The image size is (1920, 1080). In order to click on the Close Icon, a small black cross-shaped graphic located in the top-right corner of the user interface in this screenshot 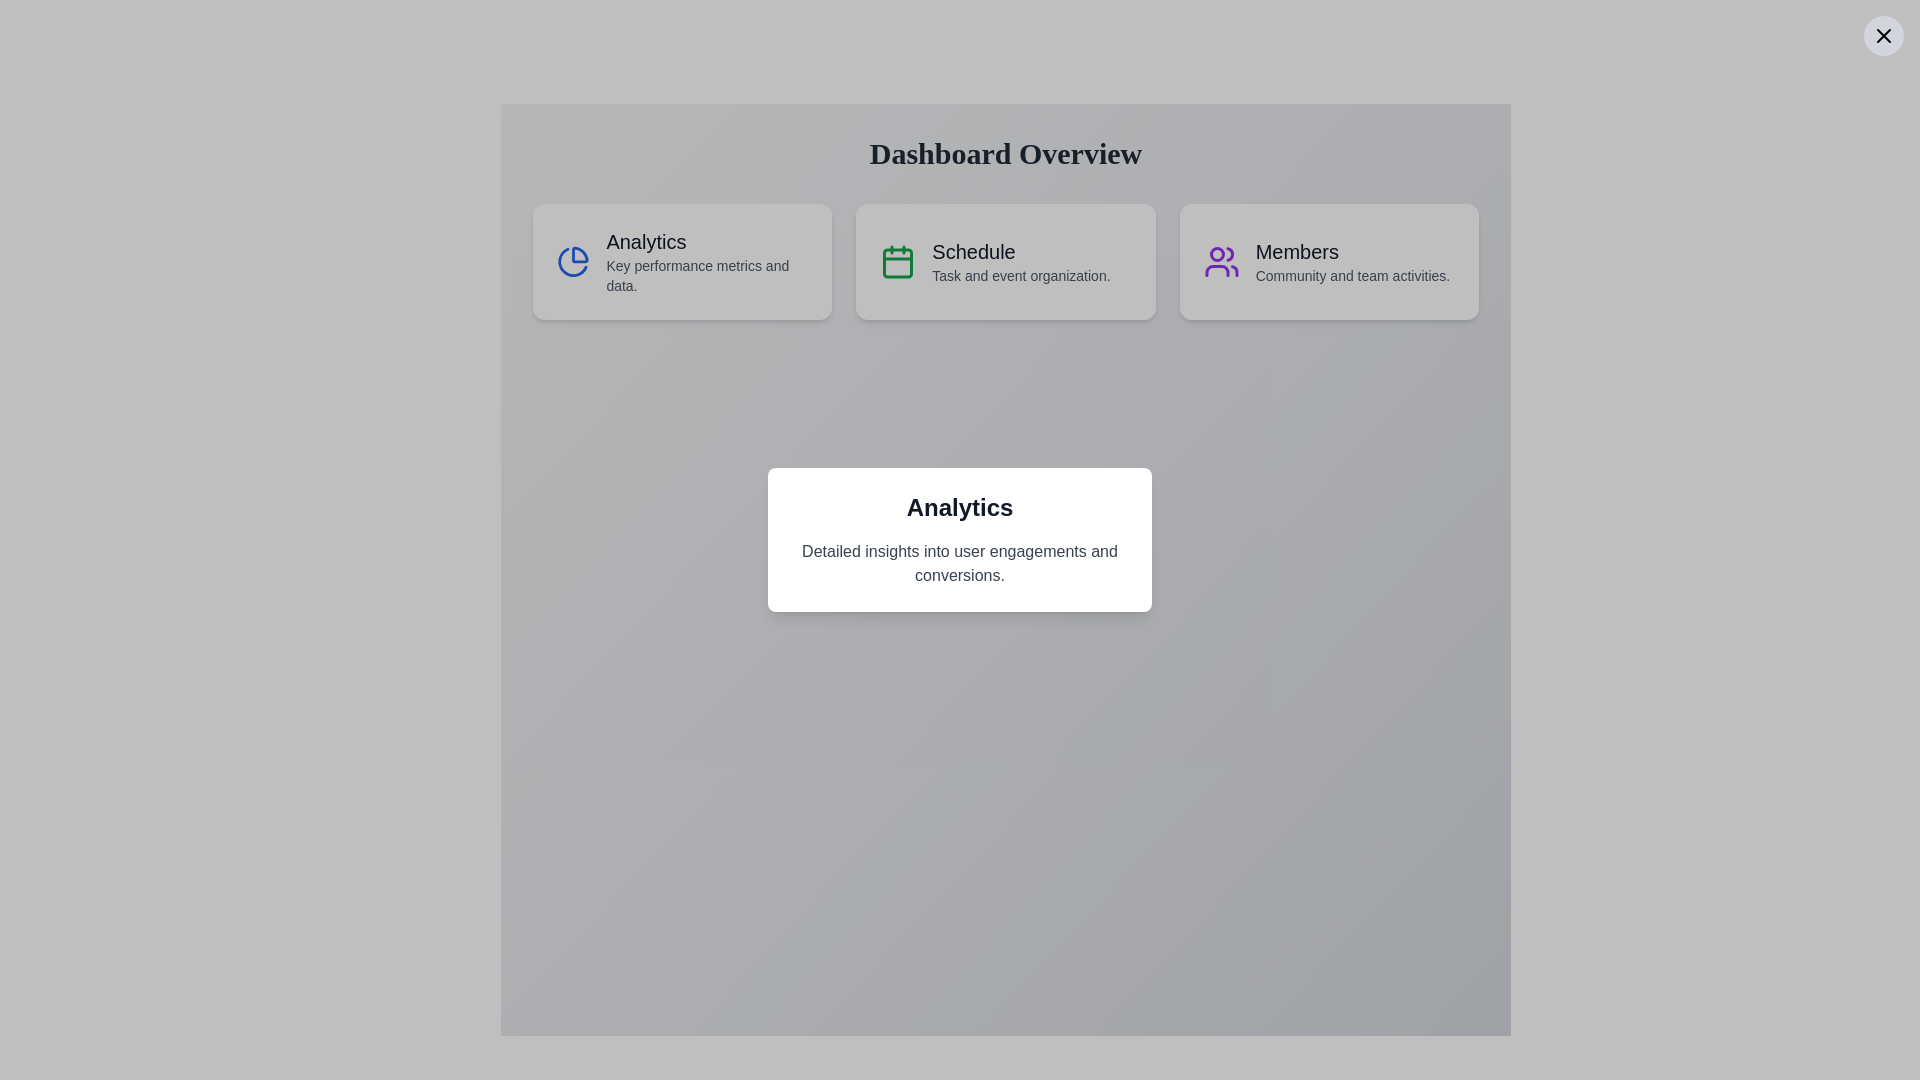, I will do `click(1882, 35)`.